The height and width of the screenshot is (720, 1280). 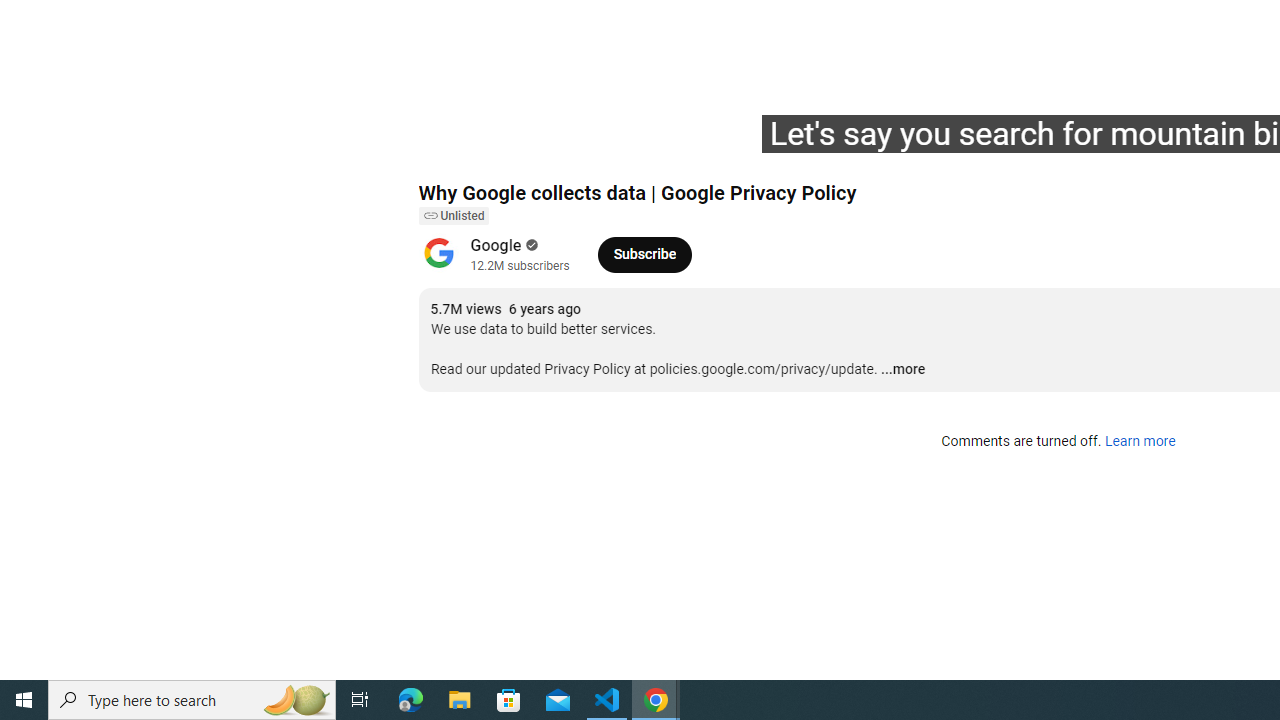 I want to click on 'Mute (m)', so click(x=548, y=141).